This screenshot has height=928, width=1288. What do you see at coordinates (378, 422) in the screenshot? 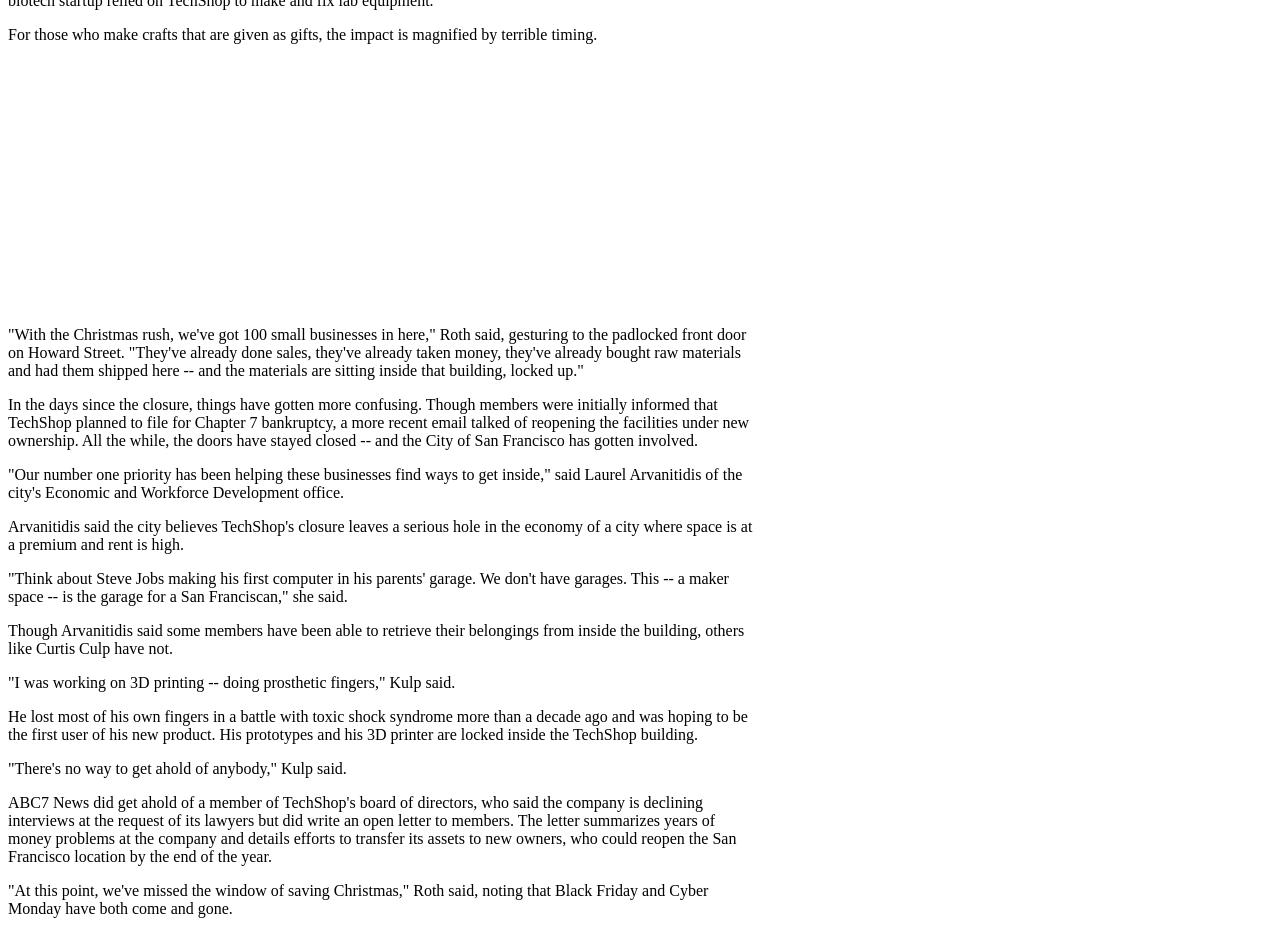
I see `'In the days since the closure, things have gotten more confusing. Though members were initially informed that TechShop planned to file for Chapter 7 bankruptcy, a more recent email talked of reopening the facilities under new ownership. All the while, the doors have stayed closed -- and the City of San Francisco has gotten involved.'` at bounding box center [378, 422].